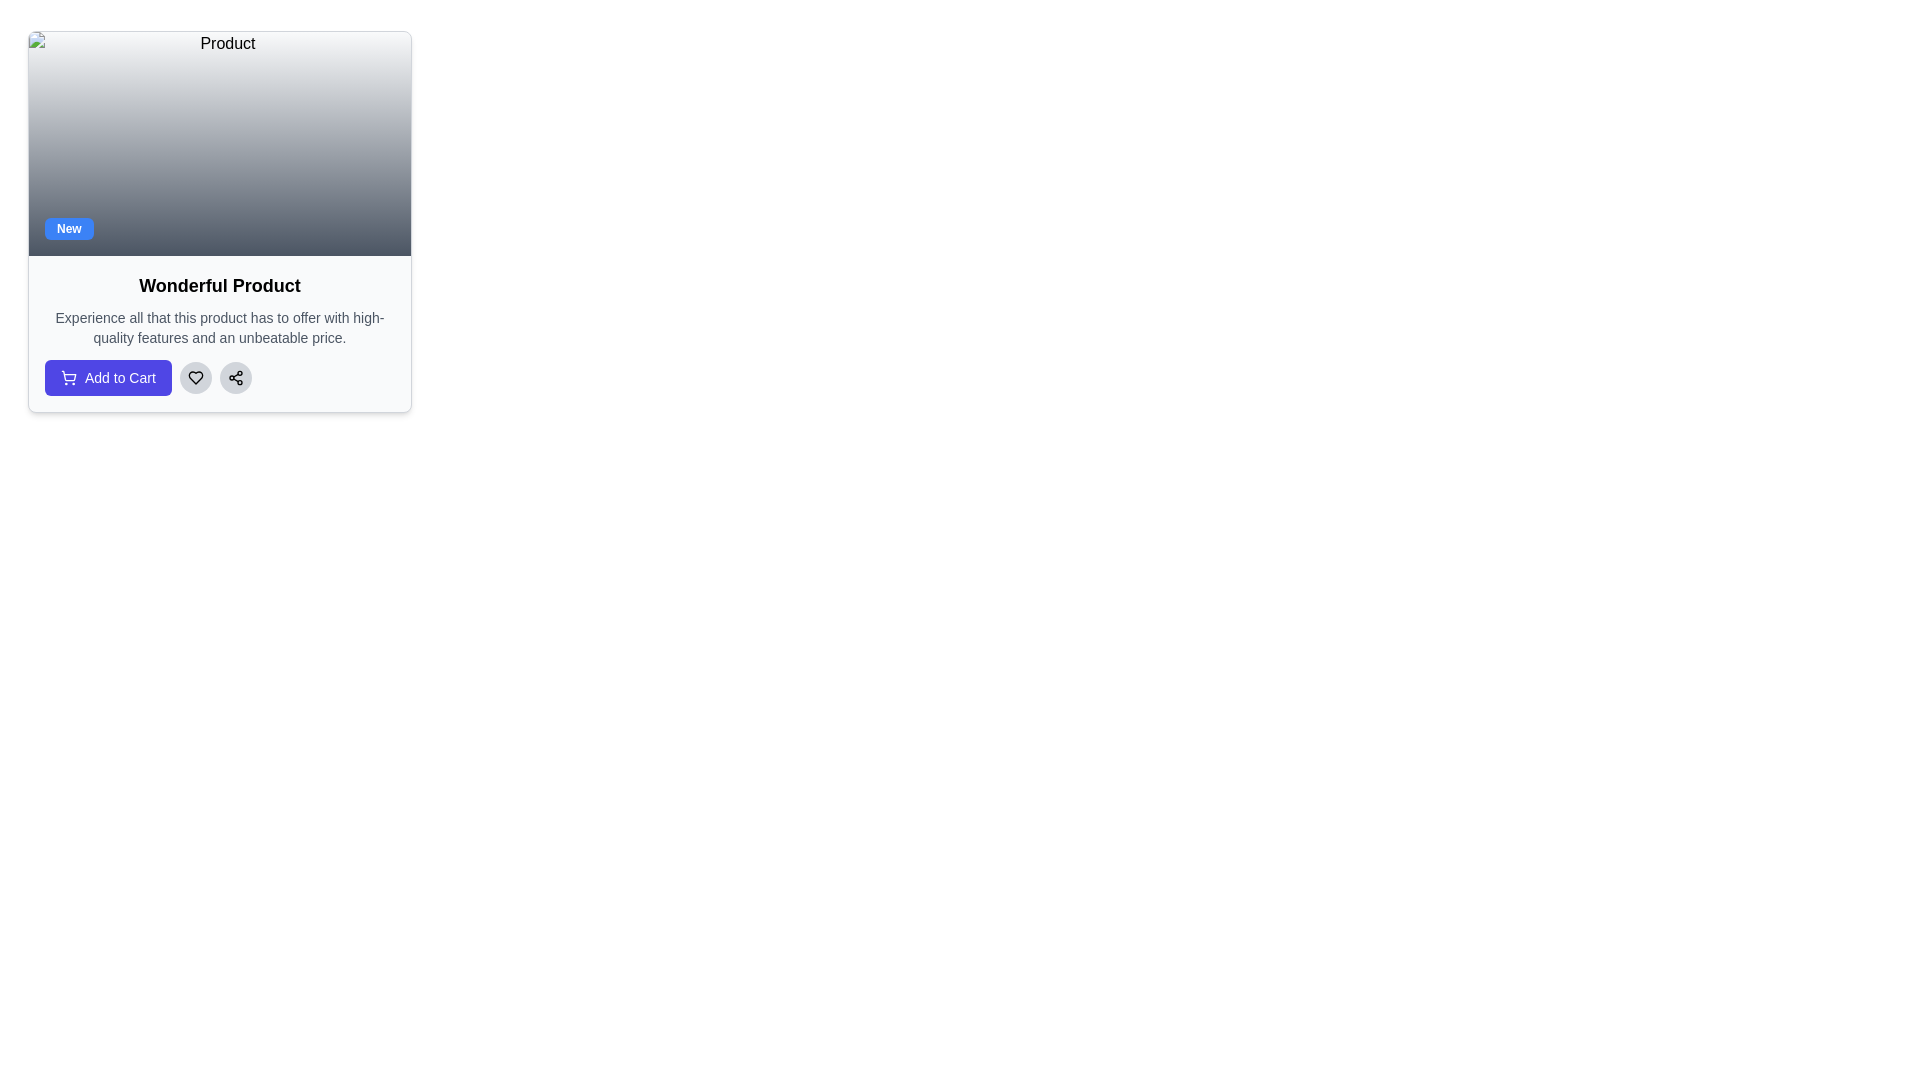 Image resolution: width=1920 pixels, height=1080 pixels. What do you see at coordinates (69, 226) in the screenshot?
I see `the newly added or featured label located at the bottom-left corner of the image section of the product card` at bounding box center [69, 226].